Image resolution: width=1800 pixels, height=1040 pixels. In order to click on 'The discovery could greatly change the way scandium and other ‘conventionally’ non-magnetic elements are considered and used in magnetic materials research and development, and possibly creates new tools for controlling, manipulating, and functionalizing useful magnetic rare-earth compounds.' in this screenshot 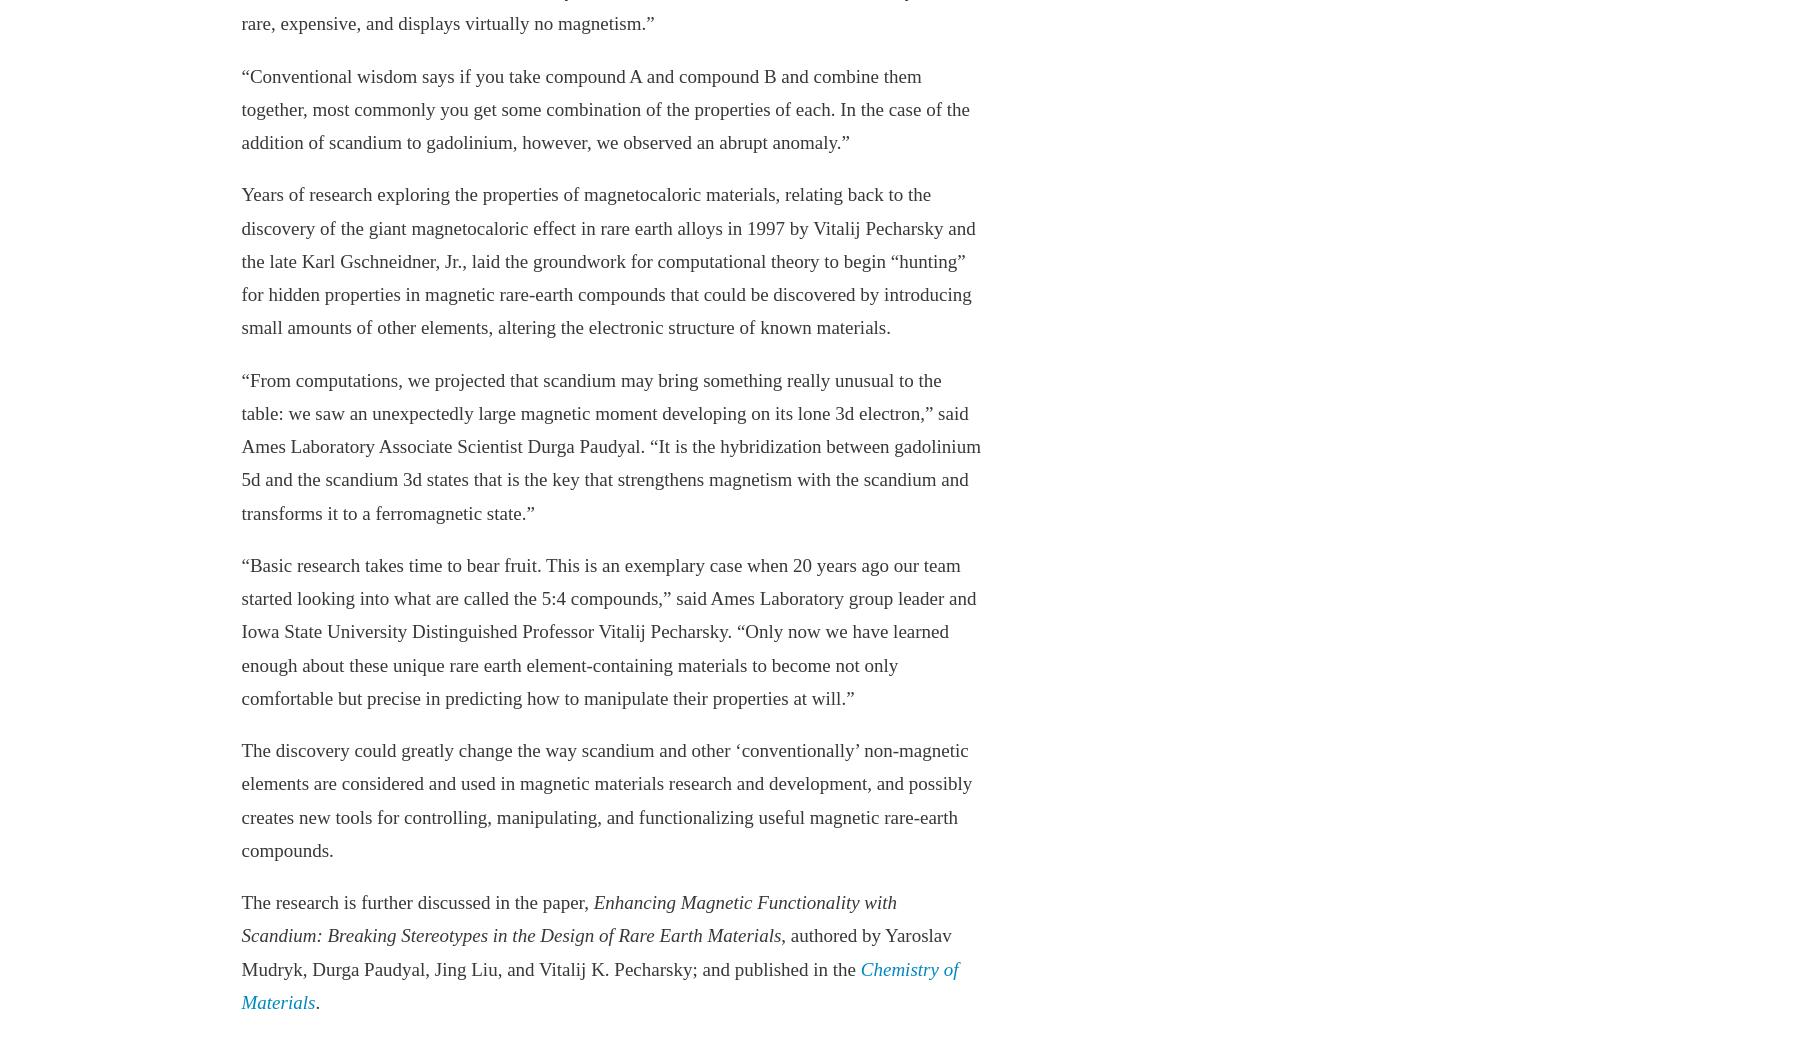, I will do `click(606, 798)`.